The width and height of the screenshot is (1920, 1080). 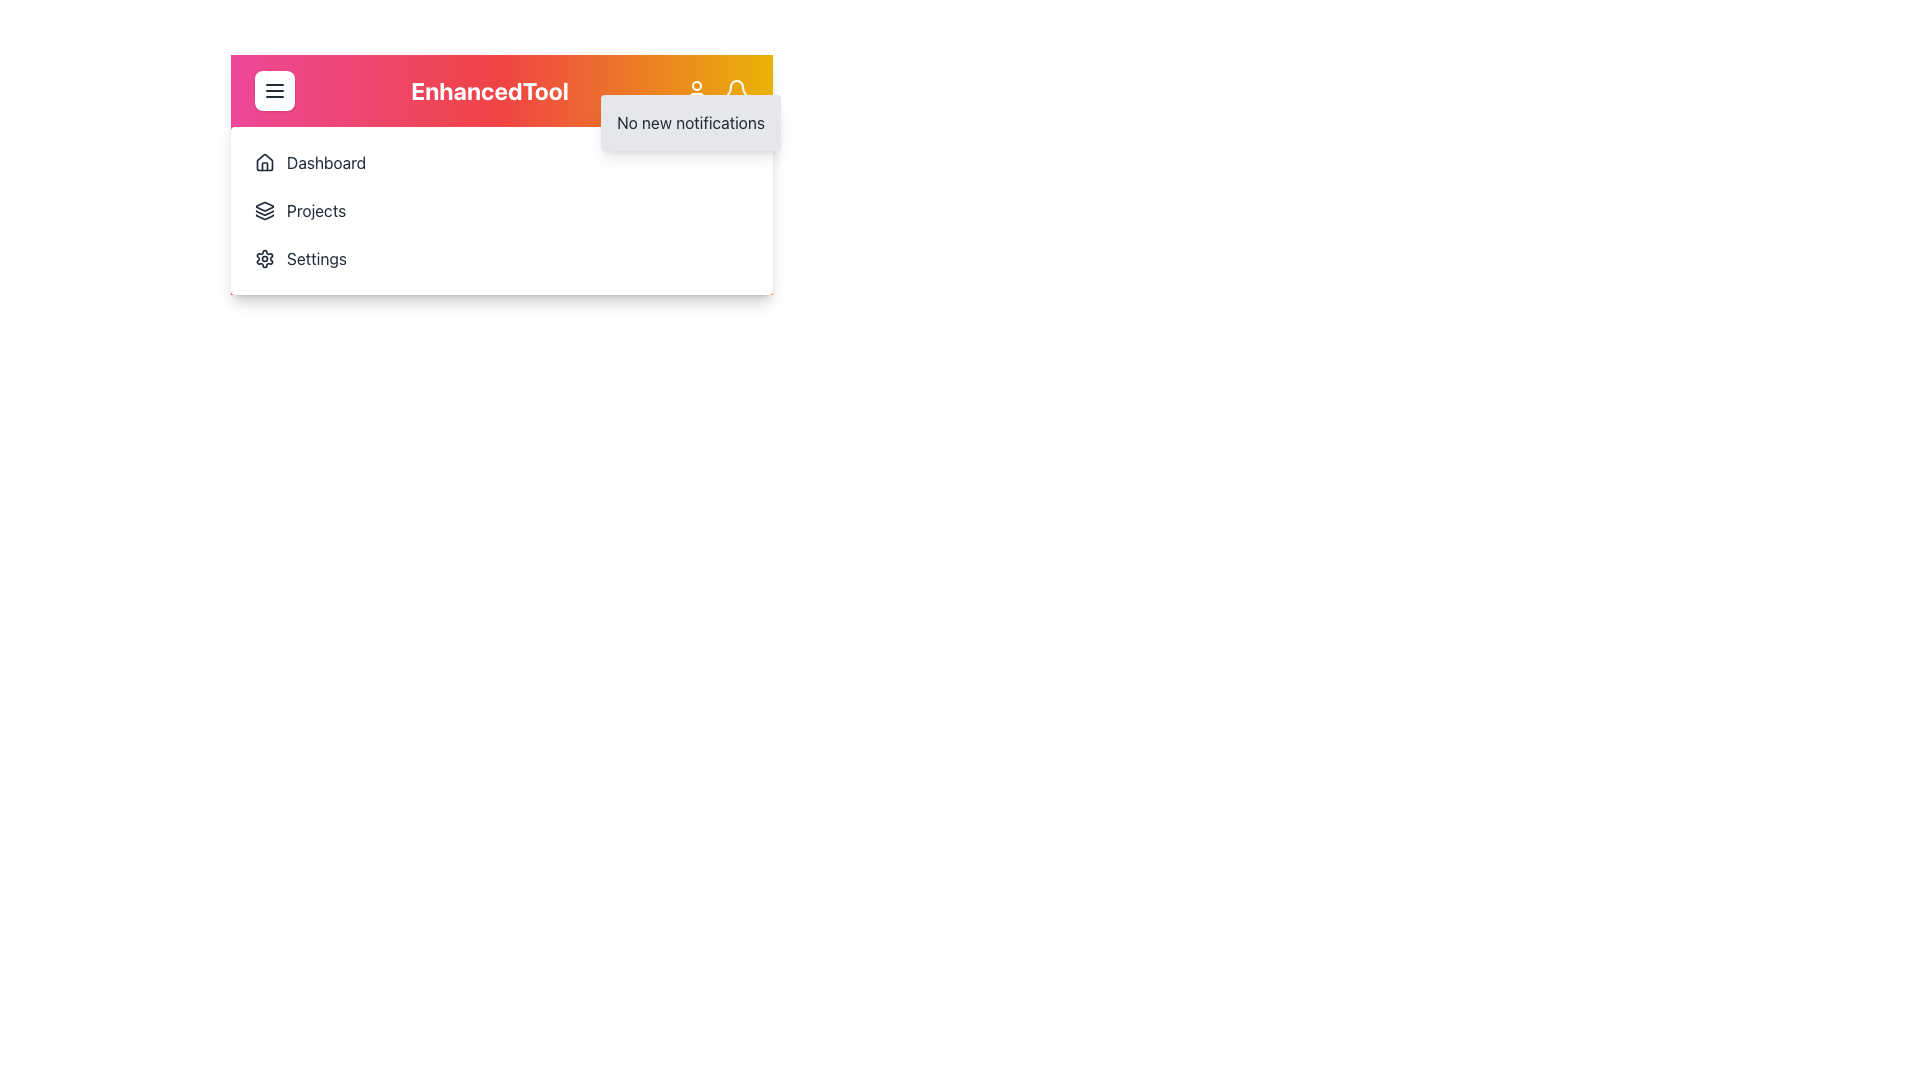 What do you see at coordinates (326, 161) in the screenshot?
I see `the navigation label that indicates the user will be directed to the dashboard section of the application, located next to the house icon and above 'Projects' and 'Settings'` at bounding box center [326, 161].